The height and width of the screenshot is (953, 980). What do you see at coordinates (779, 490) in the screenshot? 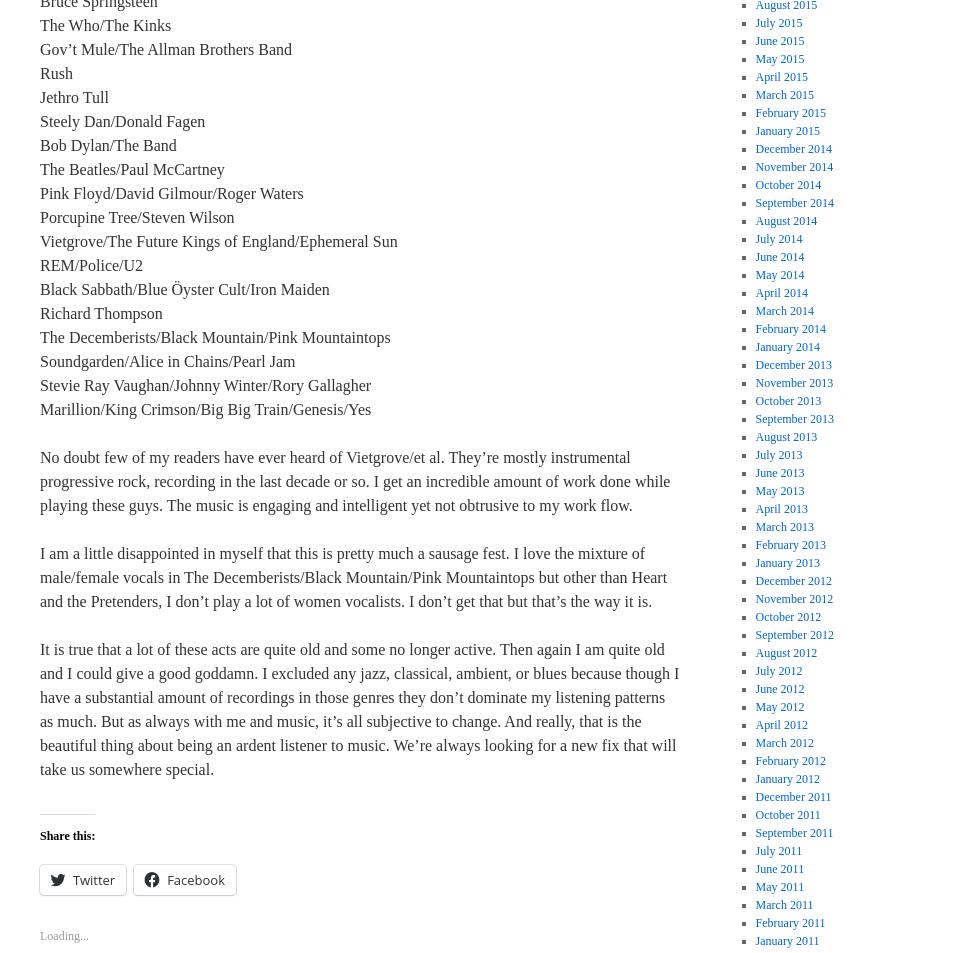
I see `'May 2013'` at bounding box center [779, 490].